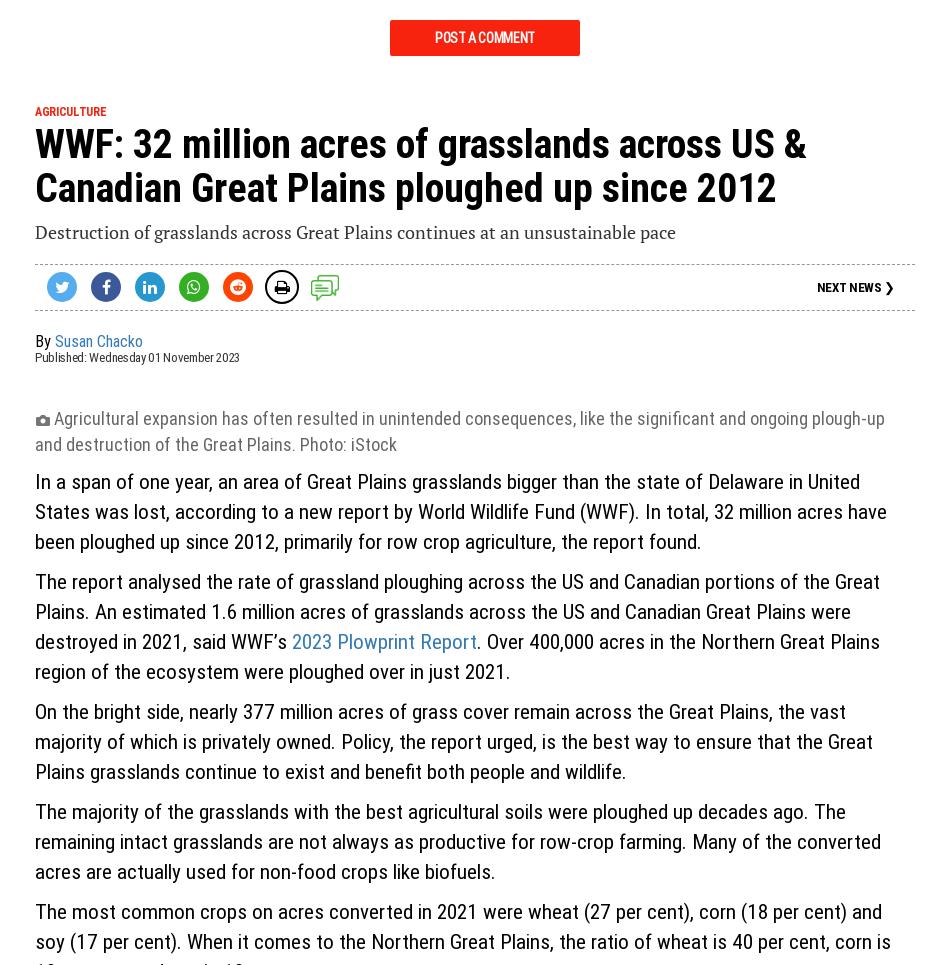 The image size is (950, 965). What do you see at coordinates (456, 656) in the screenshot?
I see `'. Over 400,000 acres in the Northern Great Plains region of the ecosystem were ploughed over in just 2021.'` at bounding box center [456, 656].